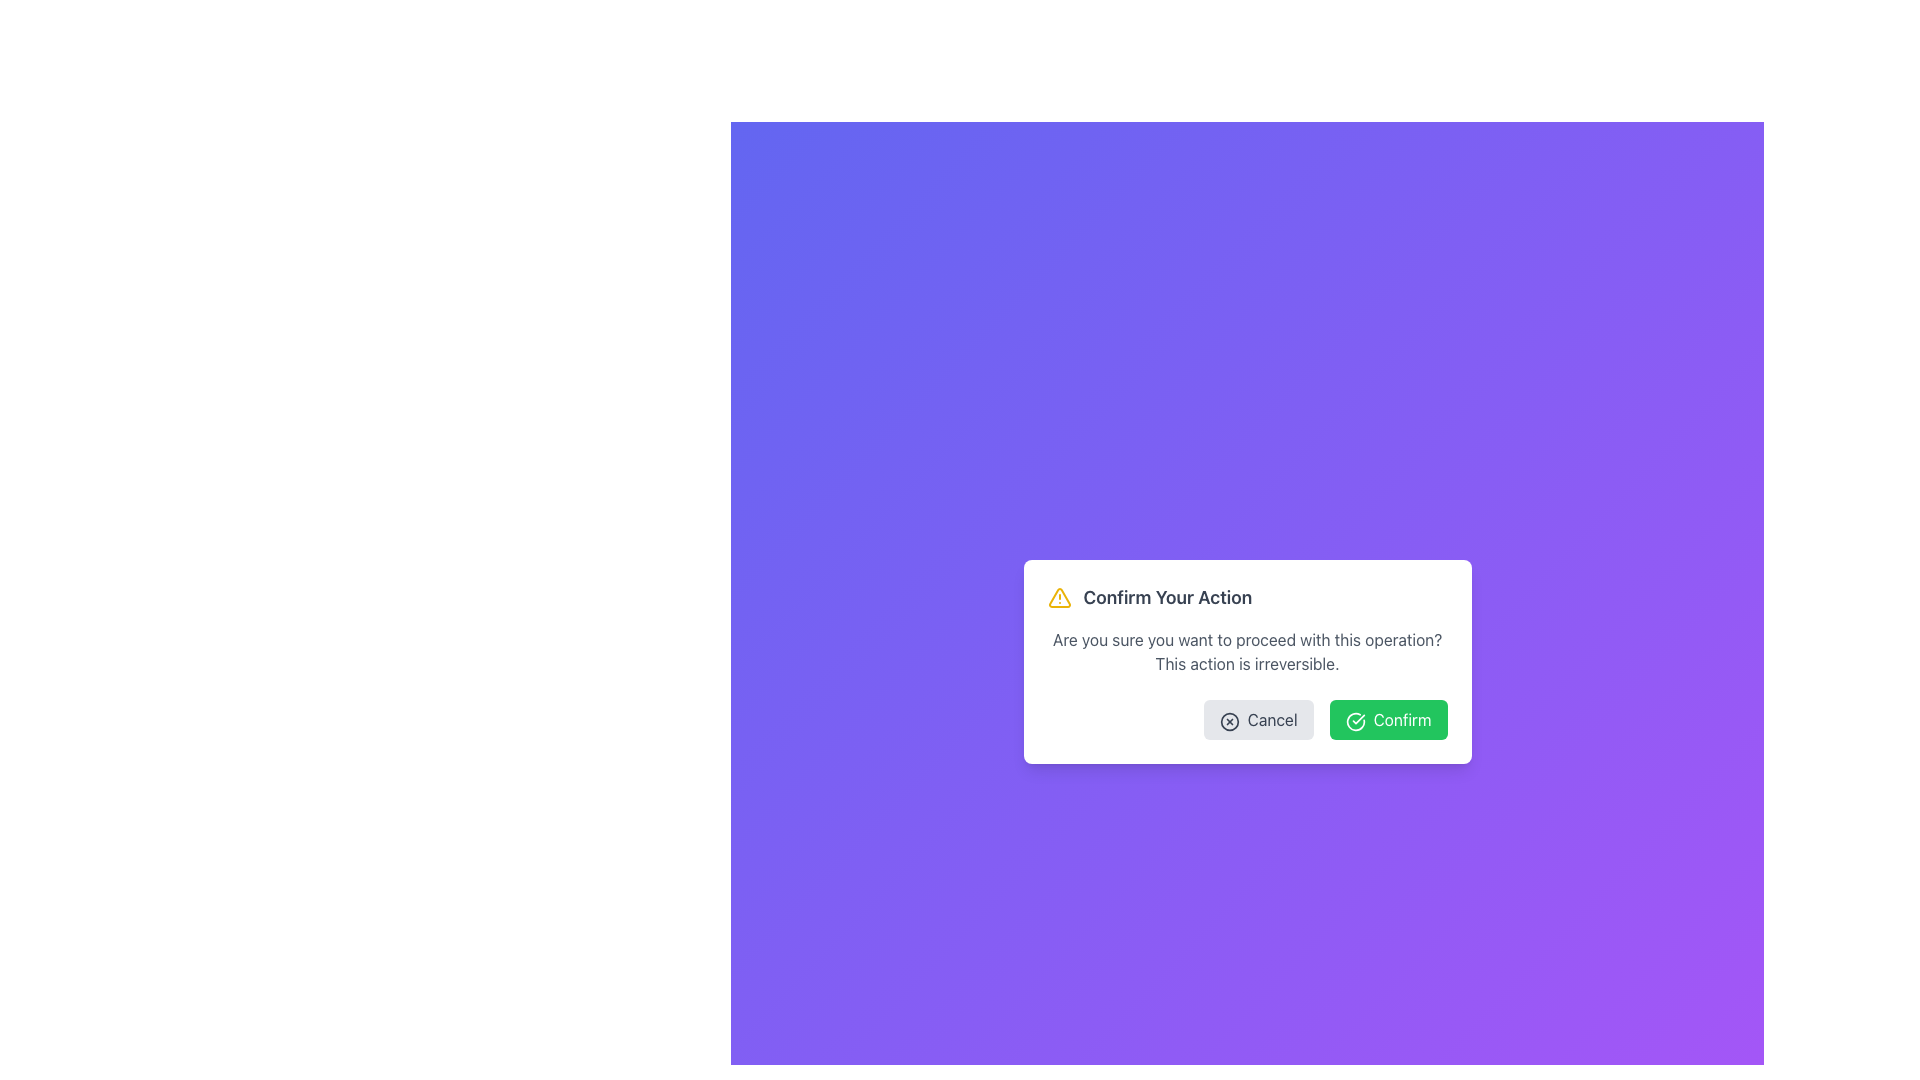 Image resolution: width=1920 pixels, height=1080 pixels. I want to click on the bright green rectangular 'Confirm' button with a white checkmark icon, so click(1387, 720).